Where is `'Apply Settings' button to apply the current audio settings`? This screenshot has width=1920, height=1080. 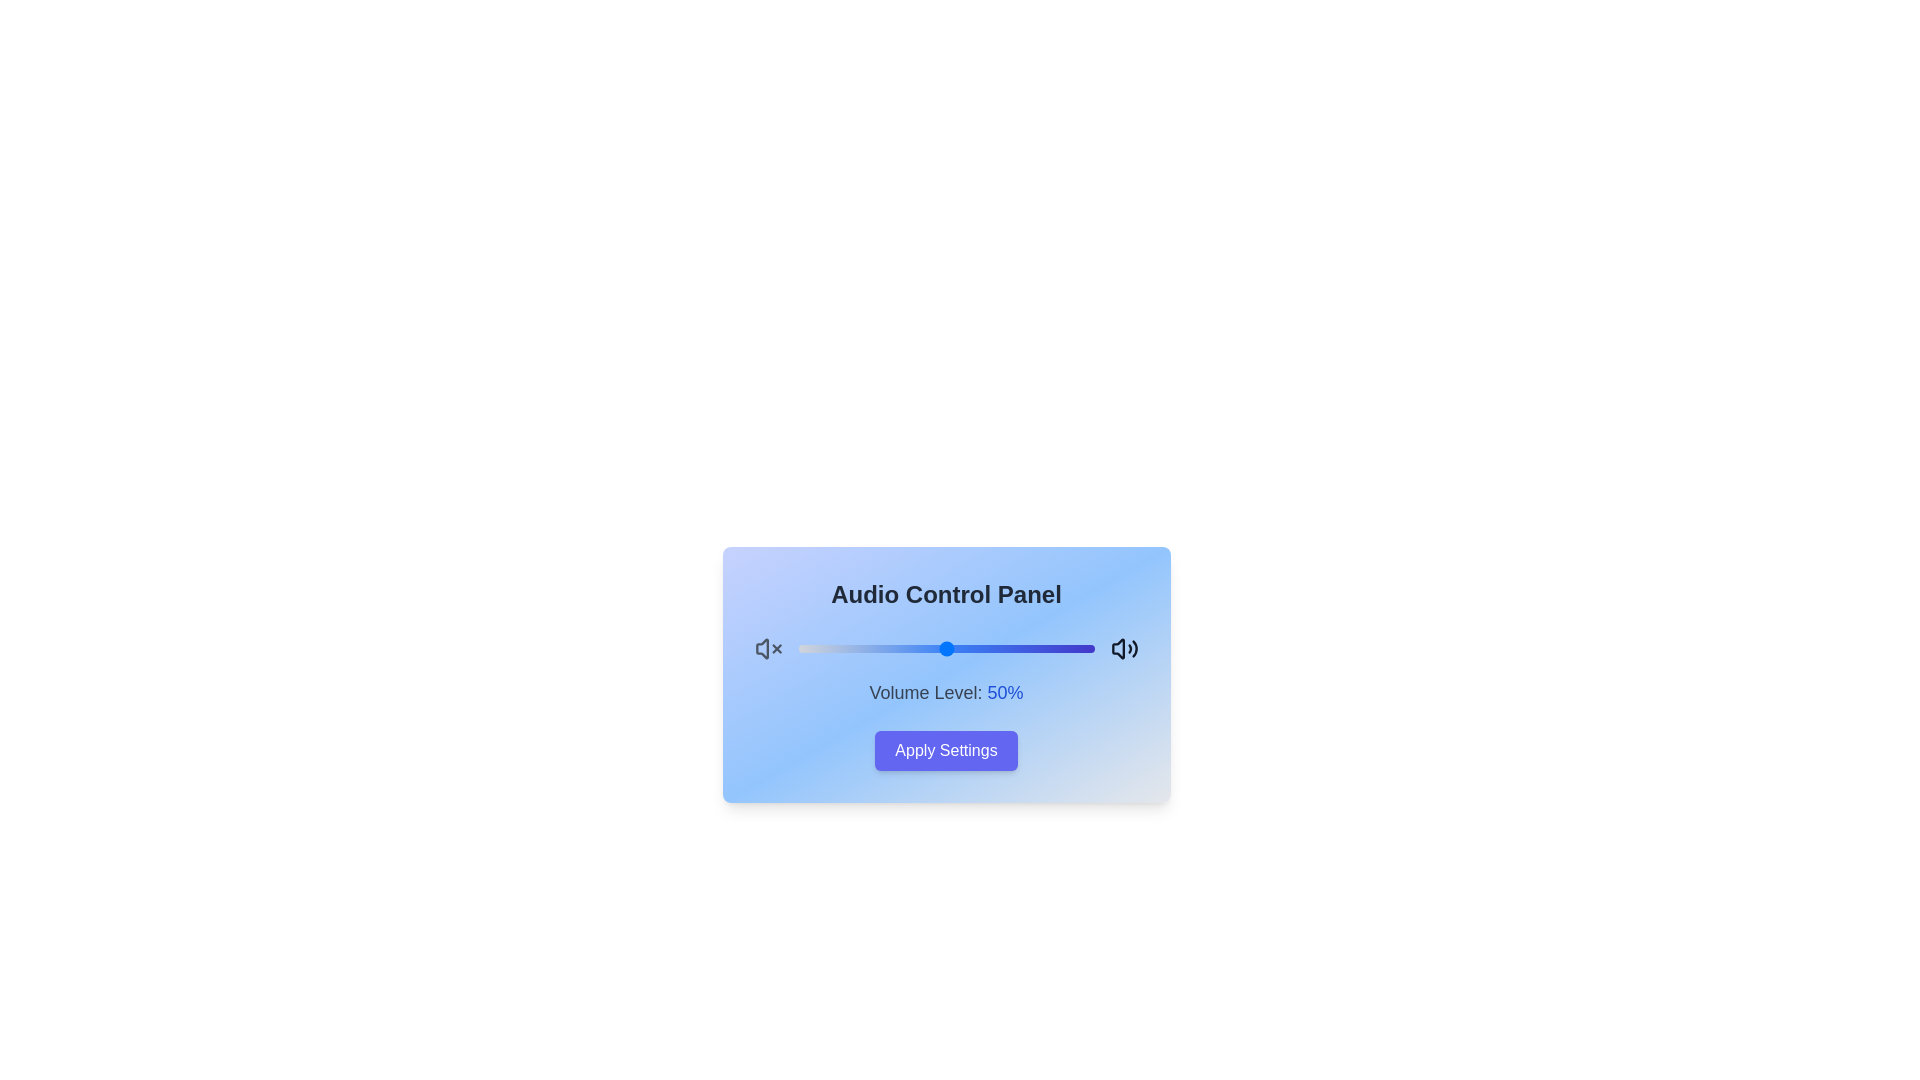 'Apply Settings' button to apply the current audio settings is located at coordinates (945, 751).